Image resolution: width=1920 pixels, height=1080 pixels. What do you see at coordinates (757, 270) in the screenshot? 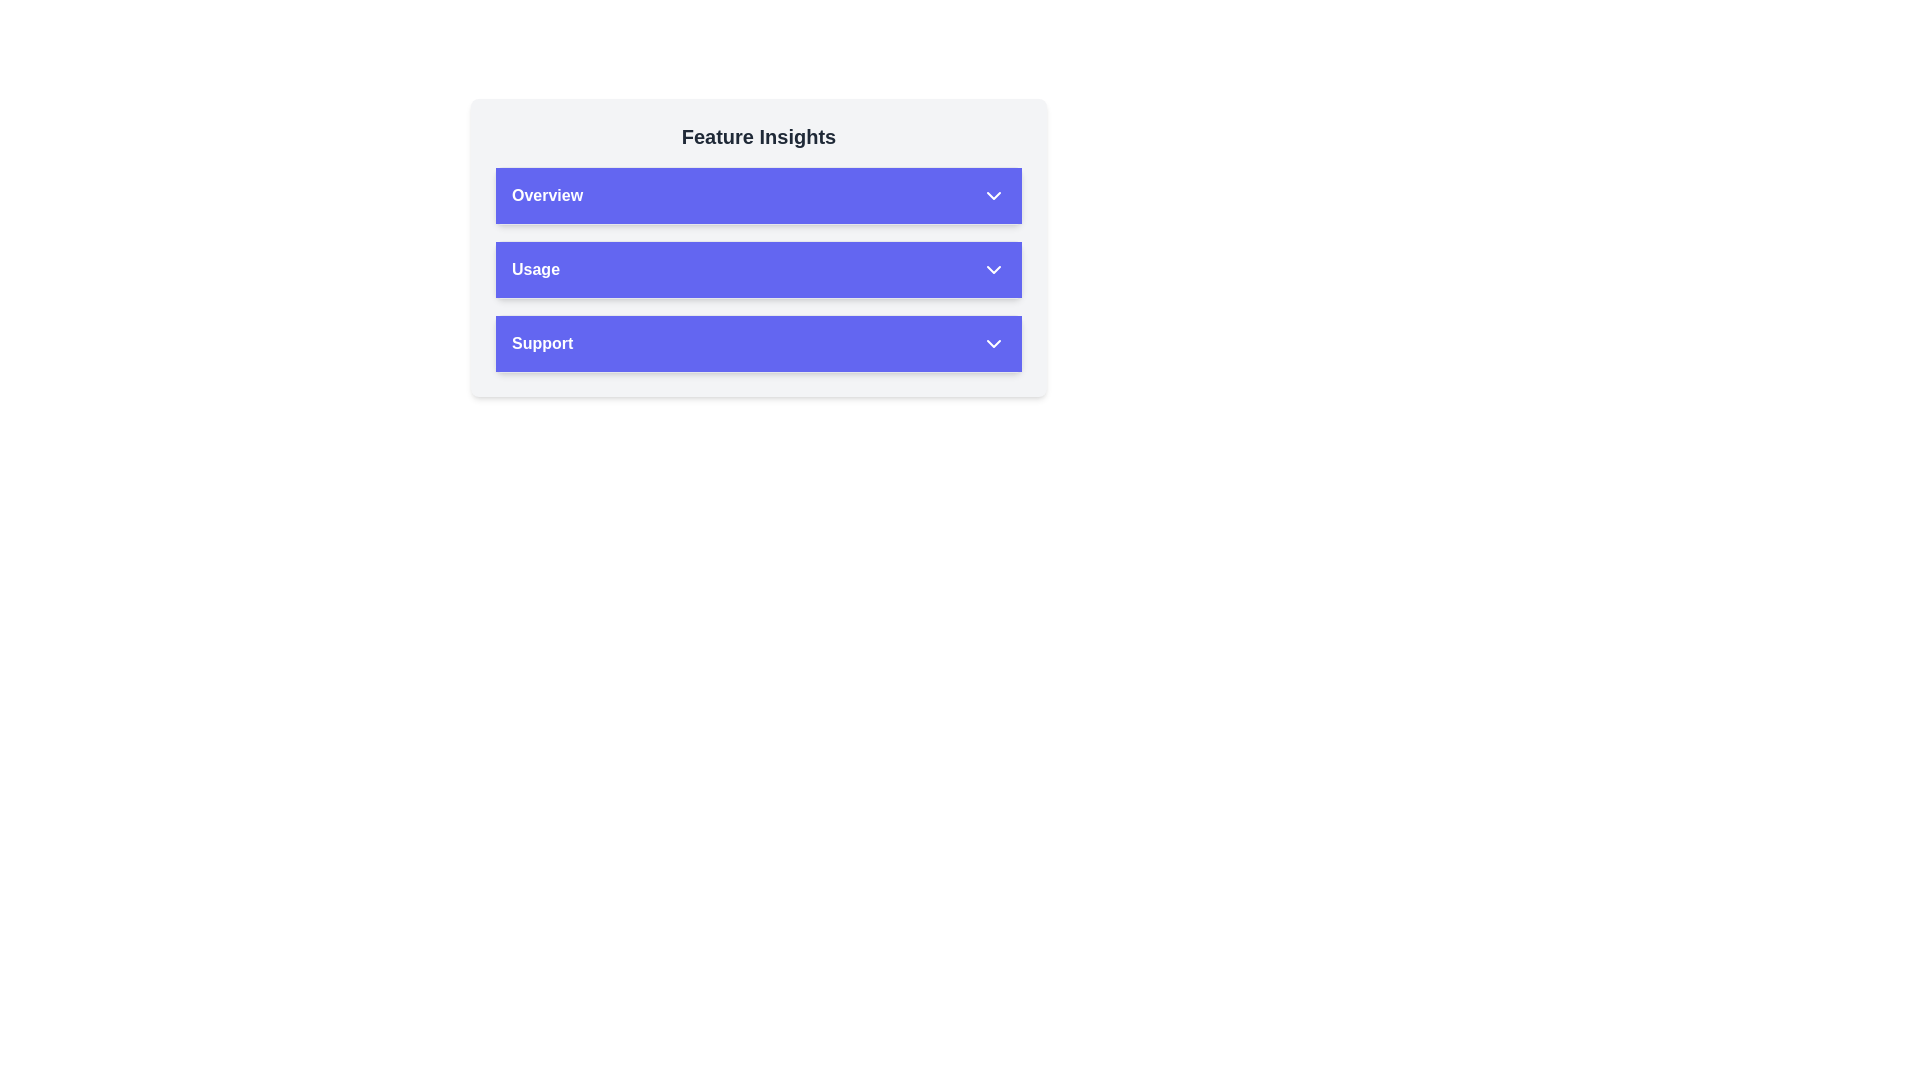
I see `the Dropdown button located` at bounding box center [757, 270].